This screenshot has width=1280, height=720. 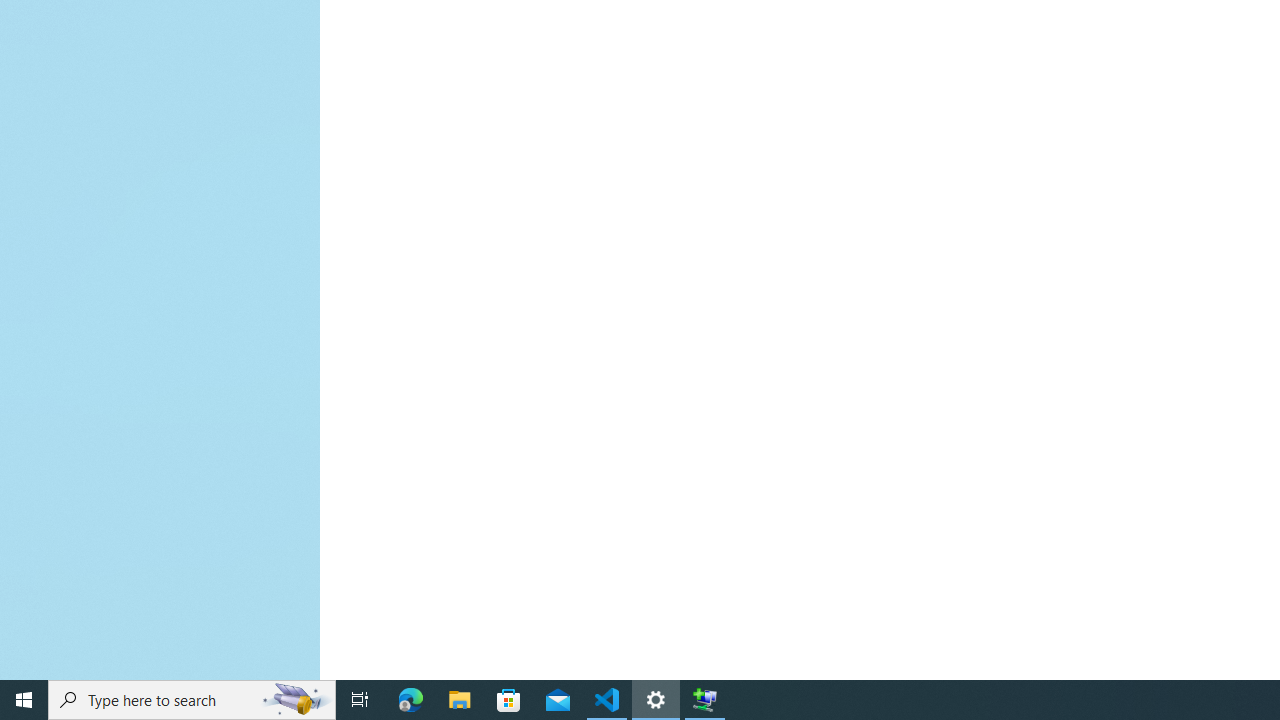 What do you see at coordinates (24, 698) in the screenshot?
I see `'Start'` at bounding box center [24, 698].